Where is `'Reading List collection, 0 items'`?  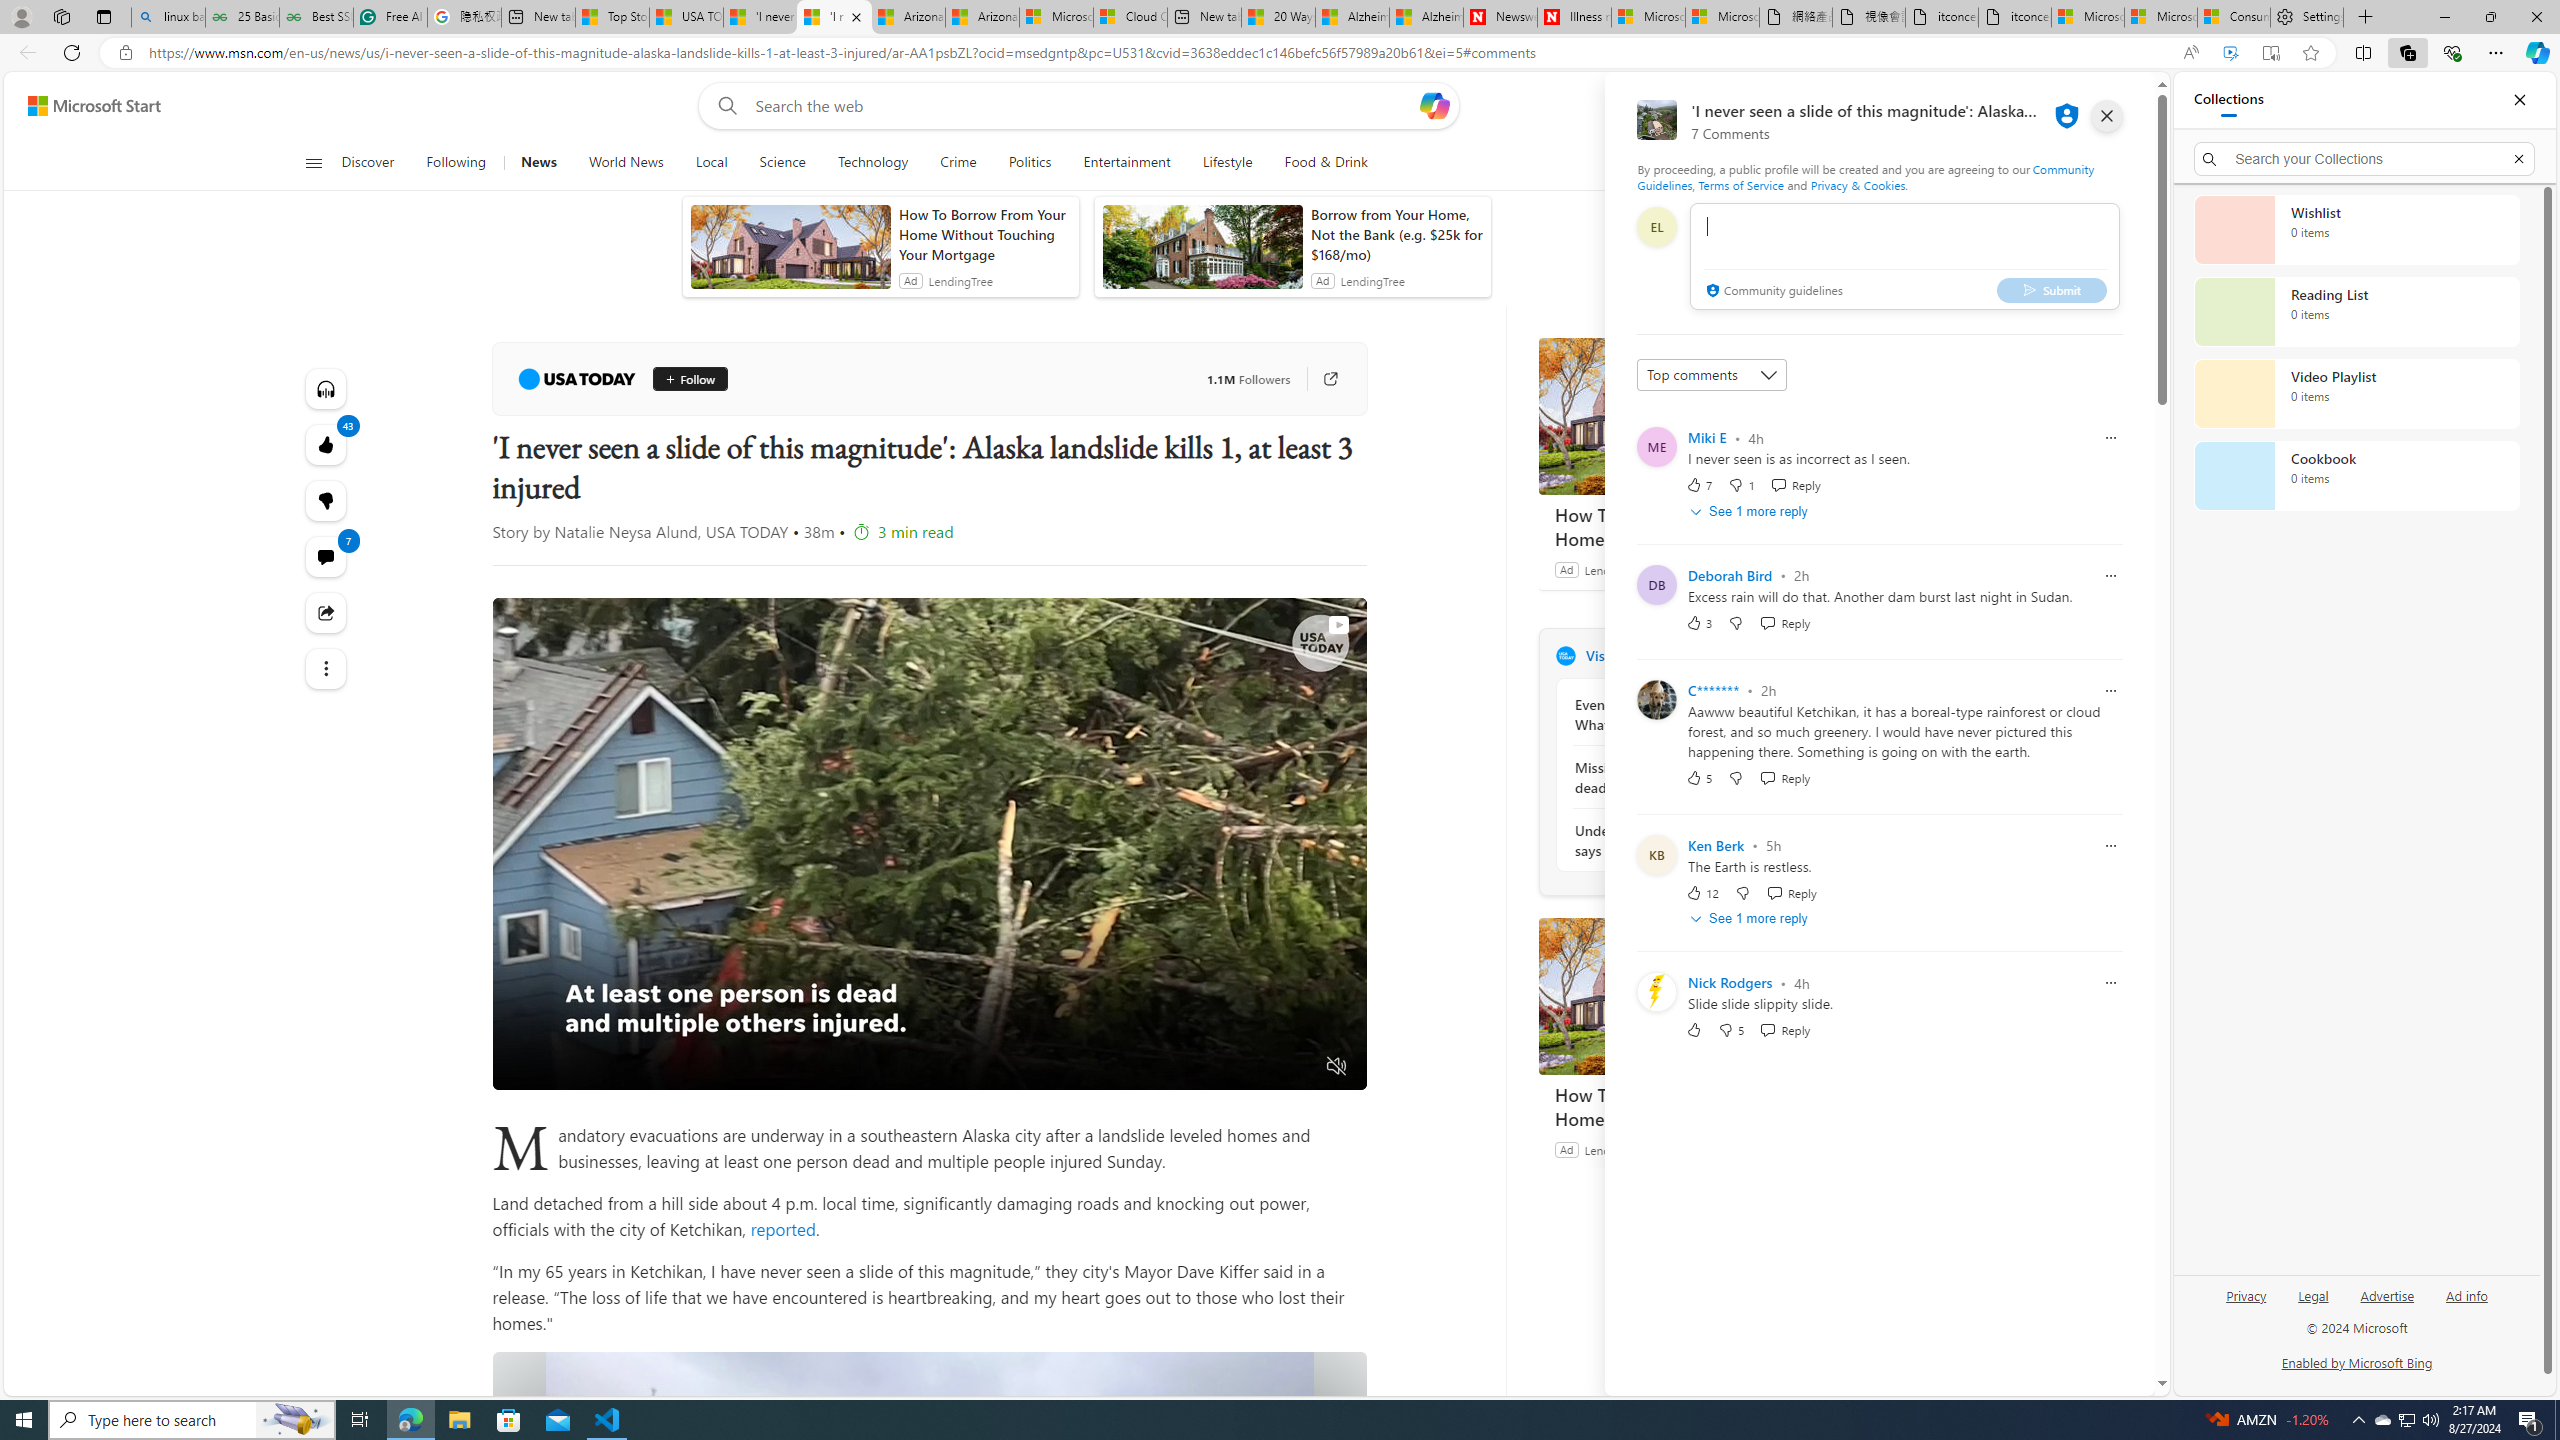
'Reading List collection, 0 items' is located at coordinates (2356, 310).